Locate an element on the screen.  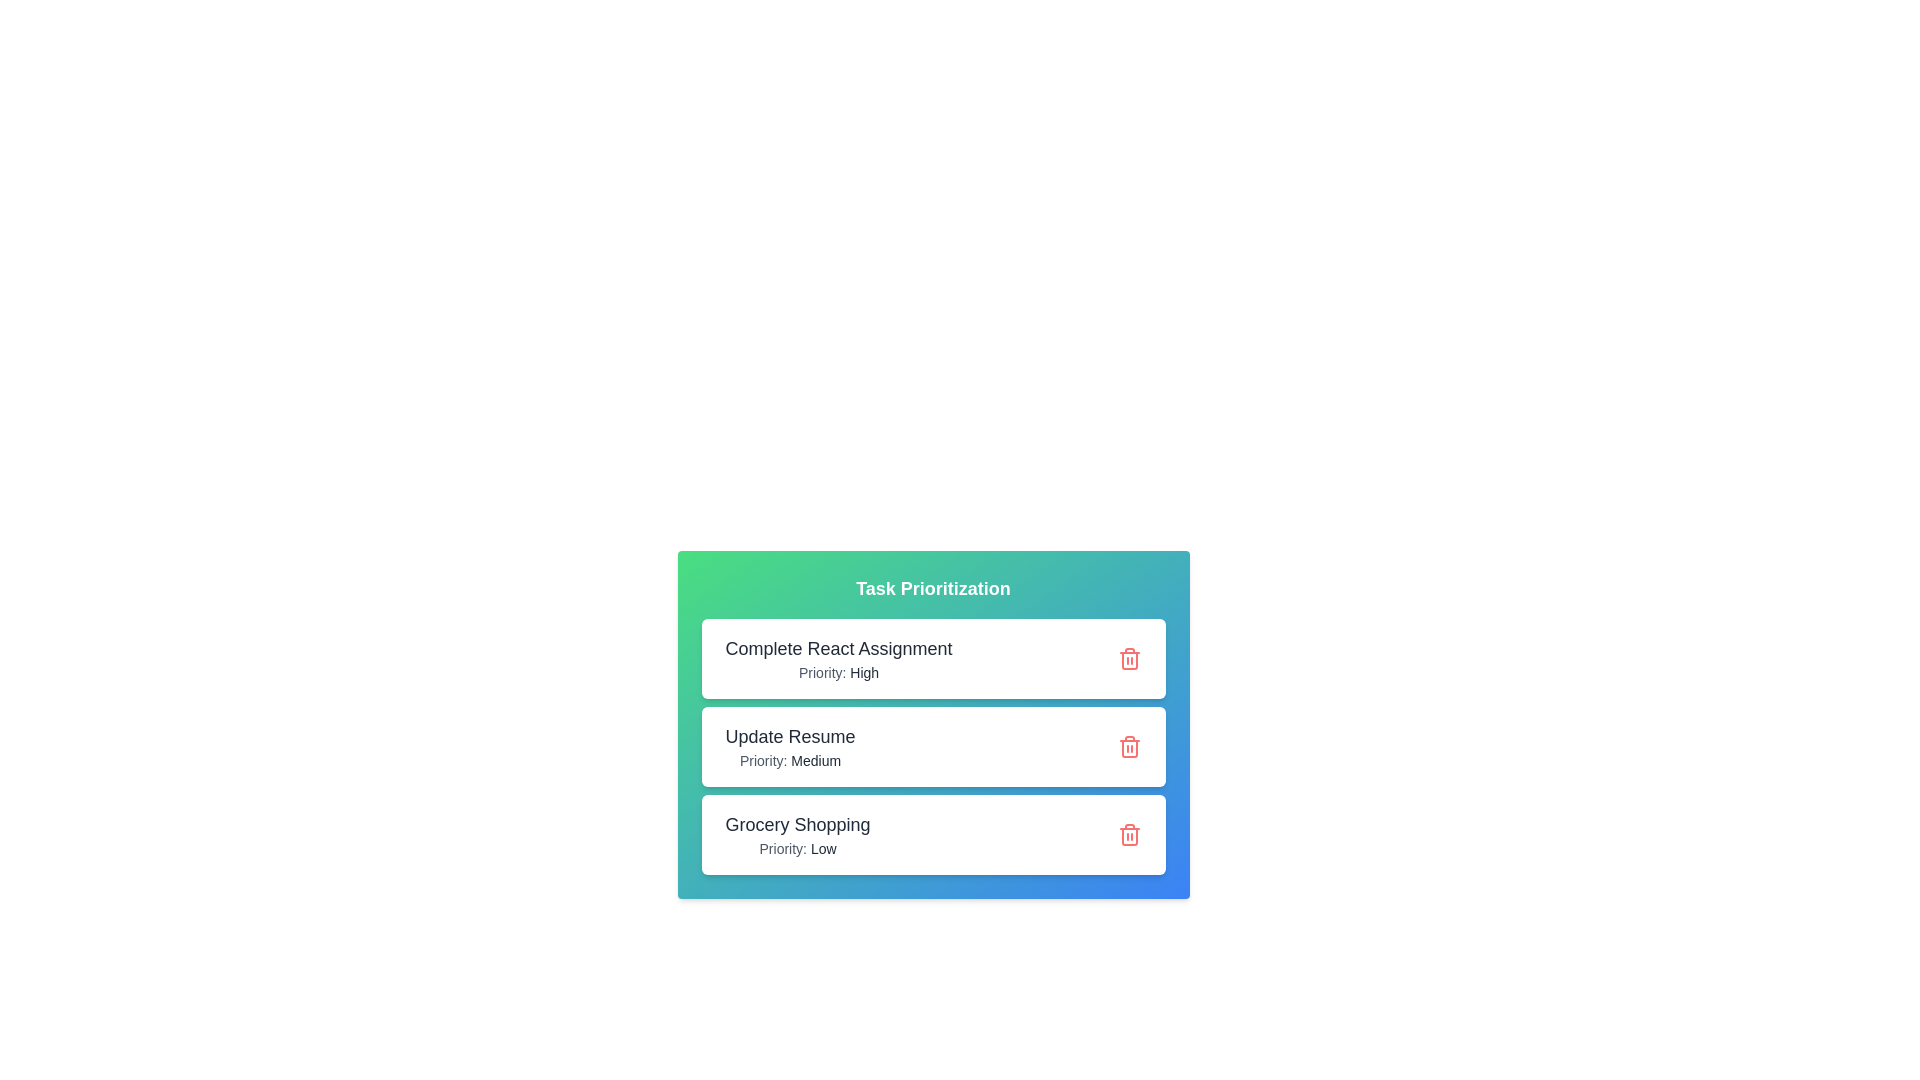
the delete button for the task identified by Update Resume is located at coordinates (1129, 747).